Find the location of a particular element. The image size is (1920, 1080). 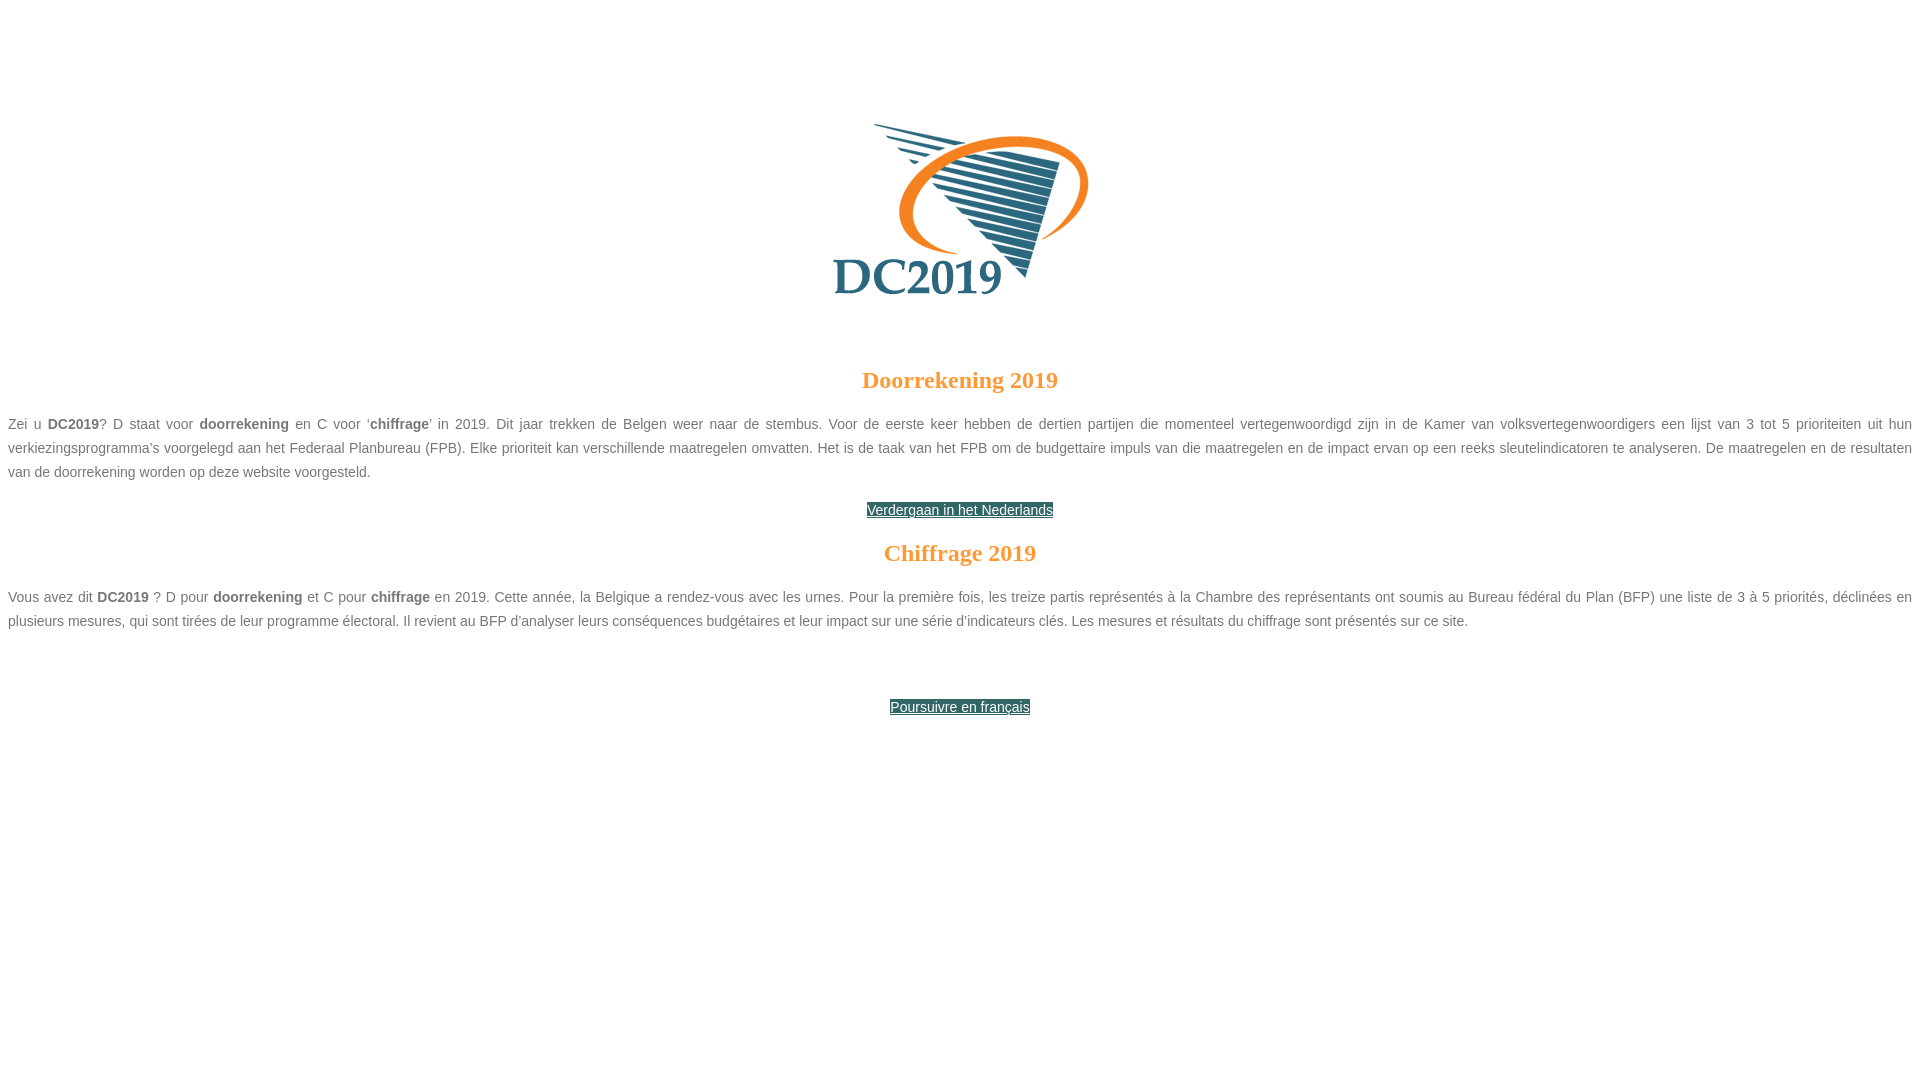

'Verdergaan in het Nederlands' is located at coordinates (867, 508).